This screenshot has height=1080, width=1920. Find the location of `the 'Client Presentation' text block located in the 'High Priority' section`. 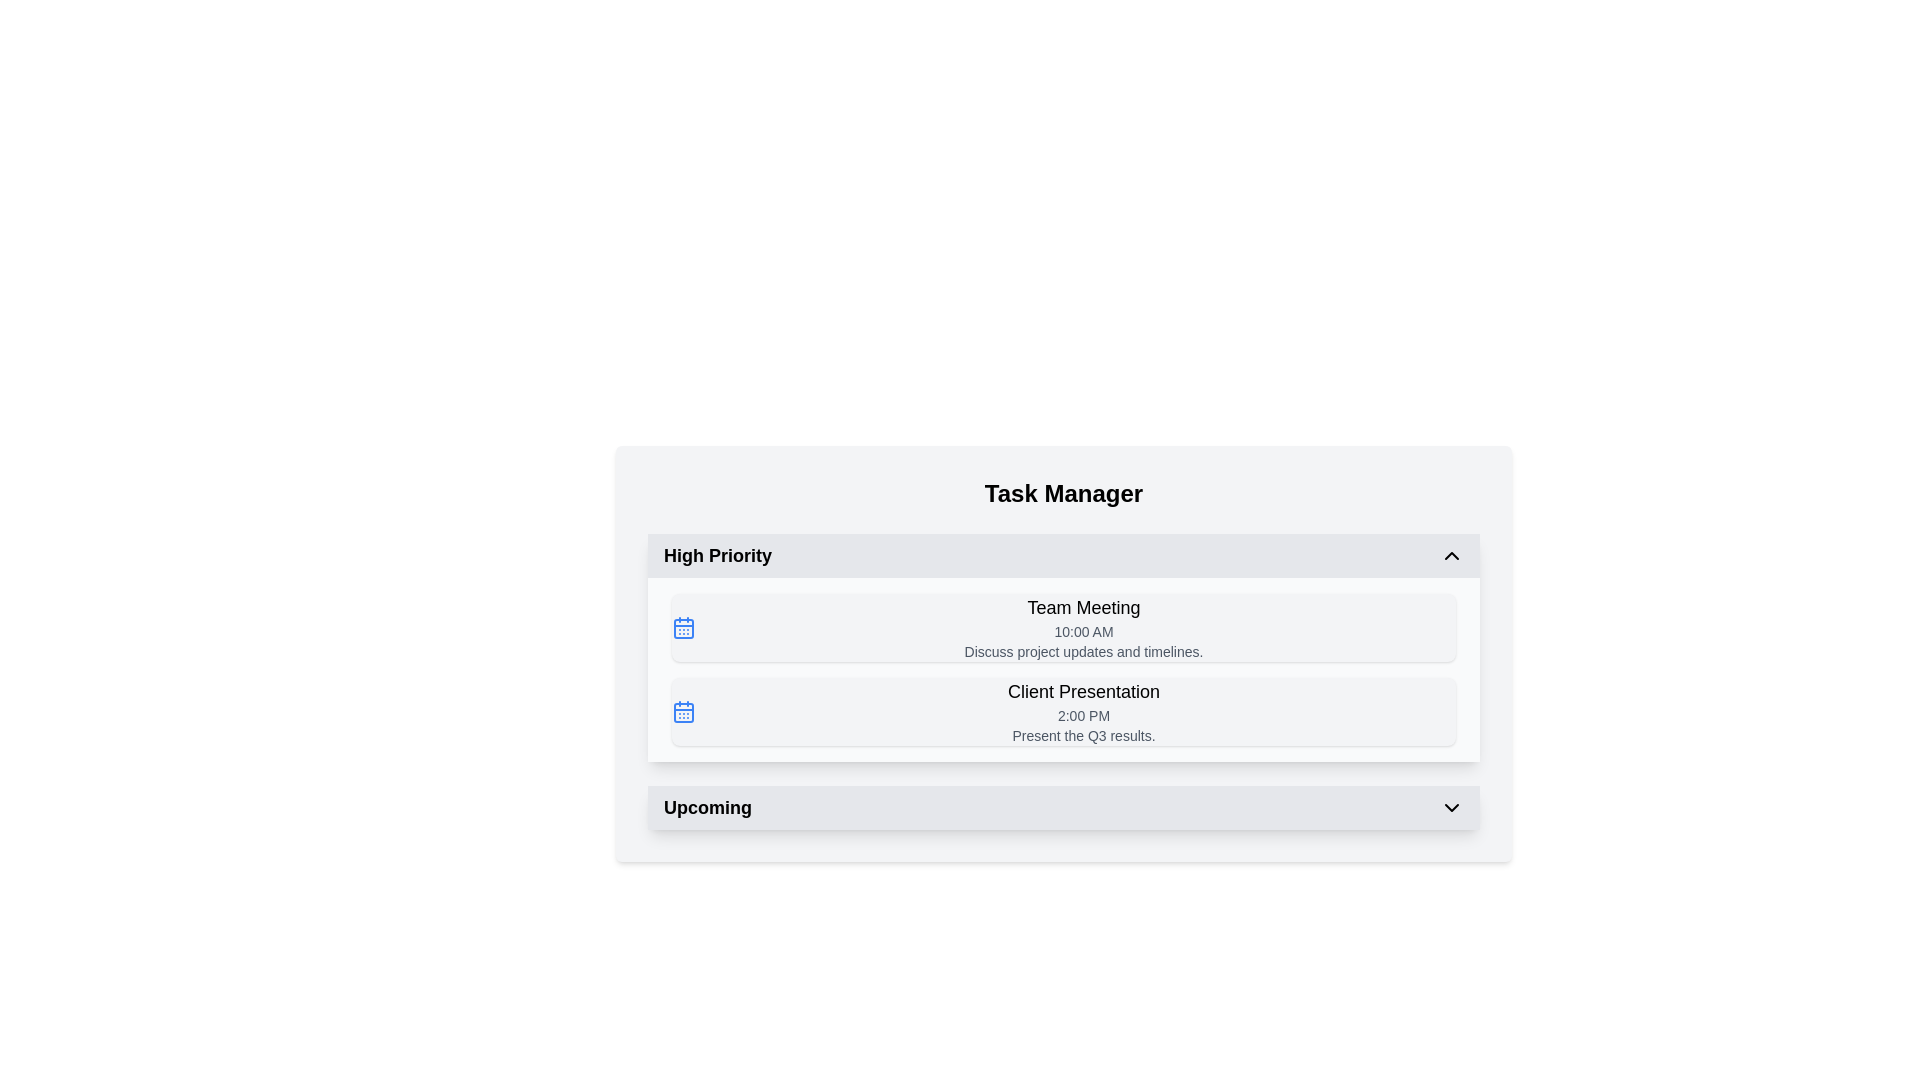

the 'Client Presentation' text block located in the 'High Priority' section is located at coordinates (1083, 711).